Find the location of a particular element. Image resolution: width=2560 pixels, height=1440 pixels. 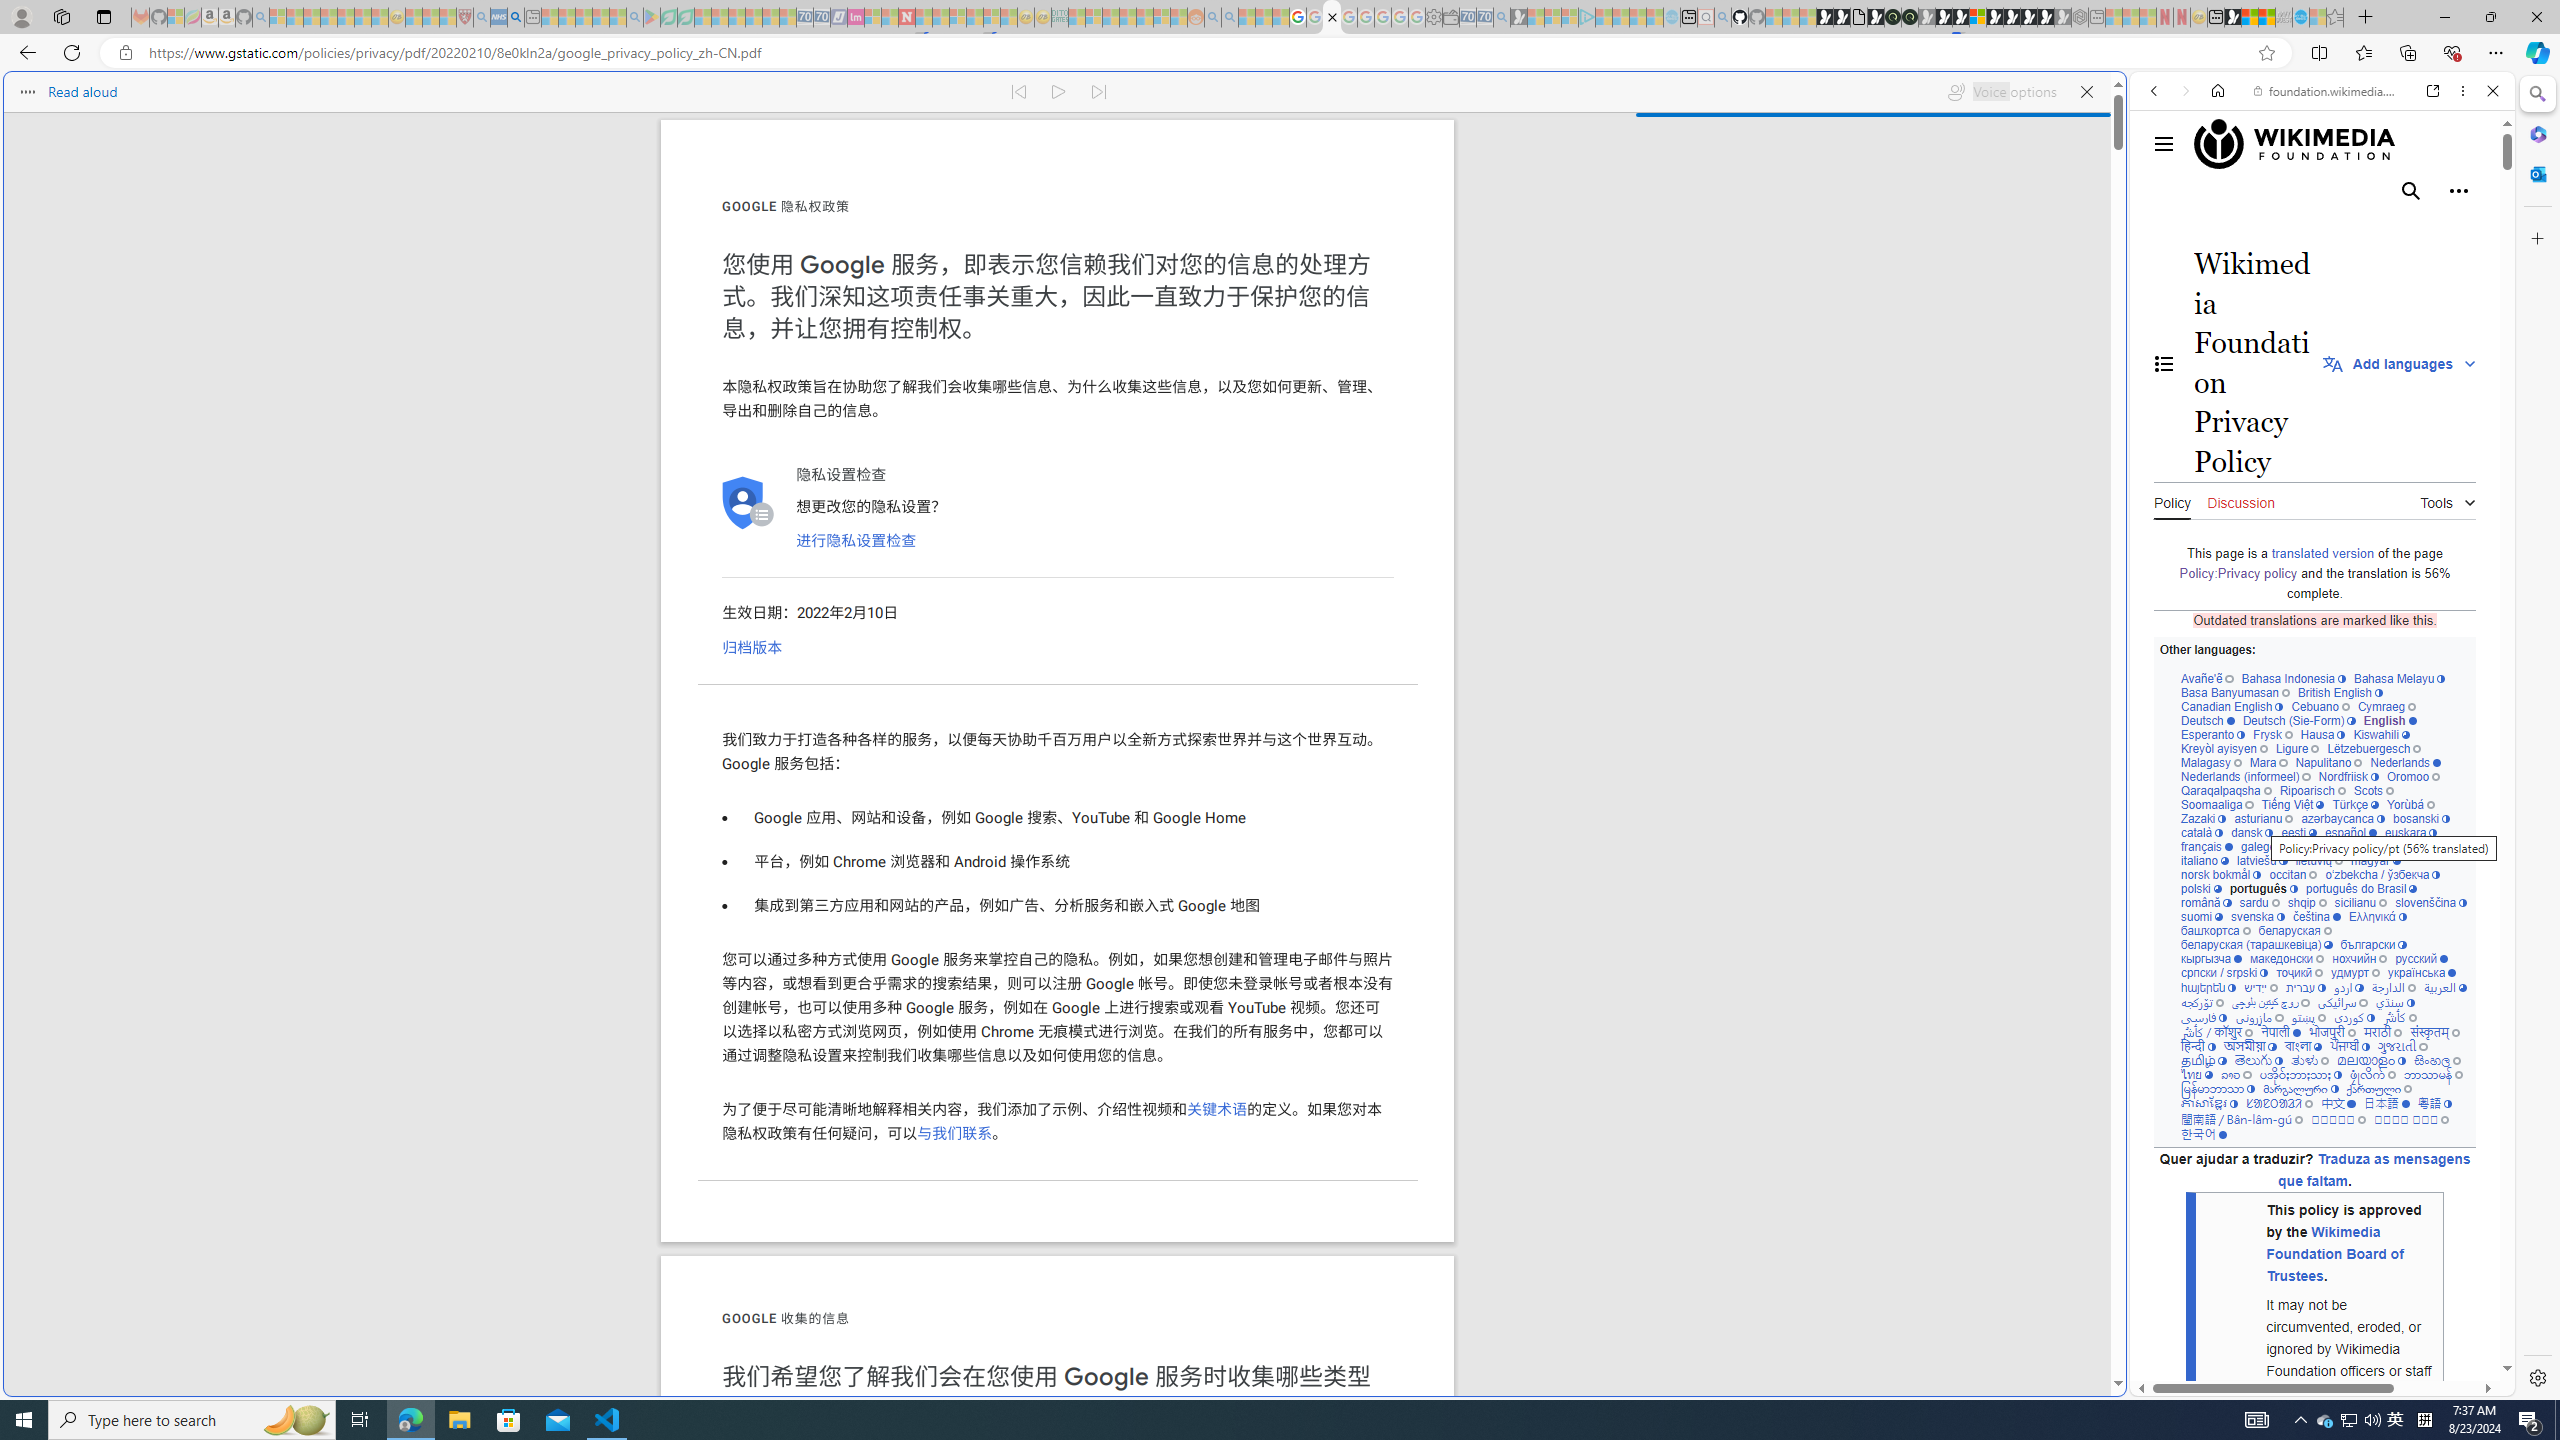

'Qaraqalpaqsha' is located at coordinates (2226, 789).